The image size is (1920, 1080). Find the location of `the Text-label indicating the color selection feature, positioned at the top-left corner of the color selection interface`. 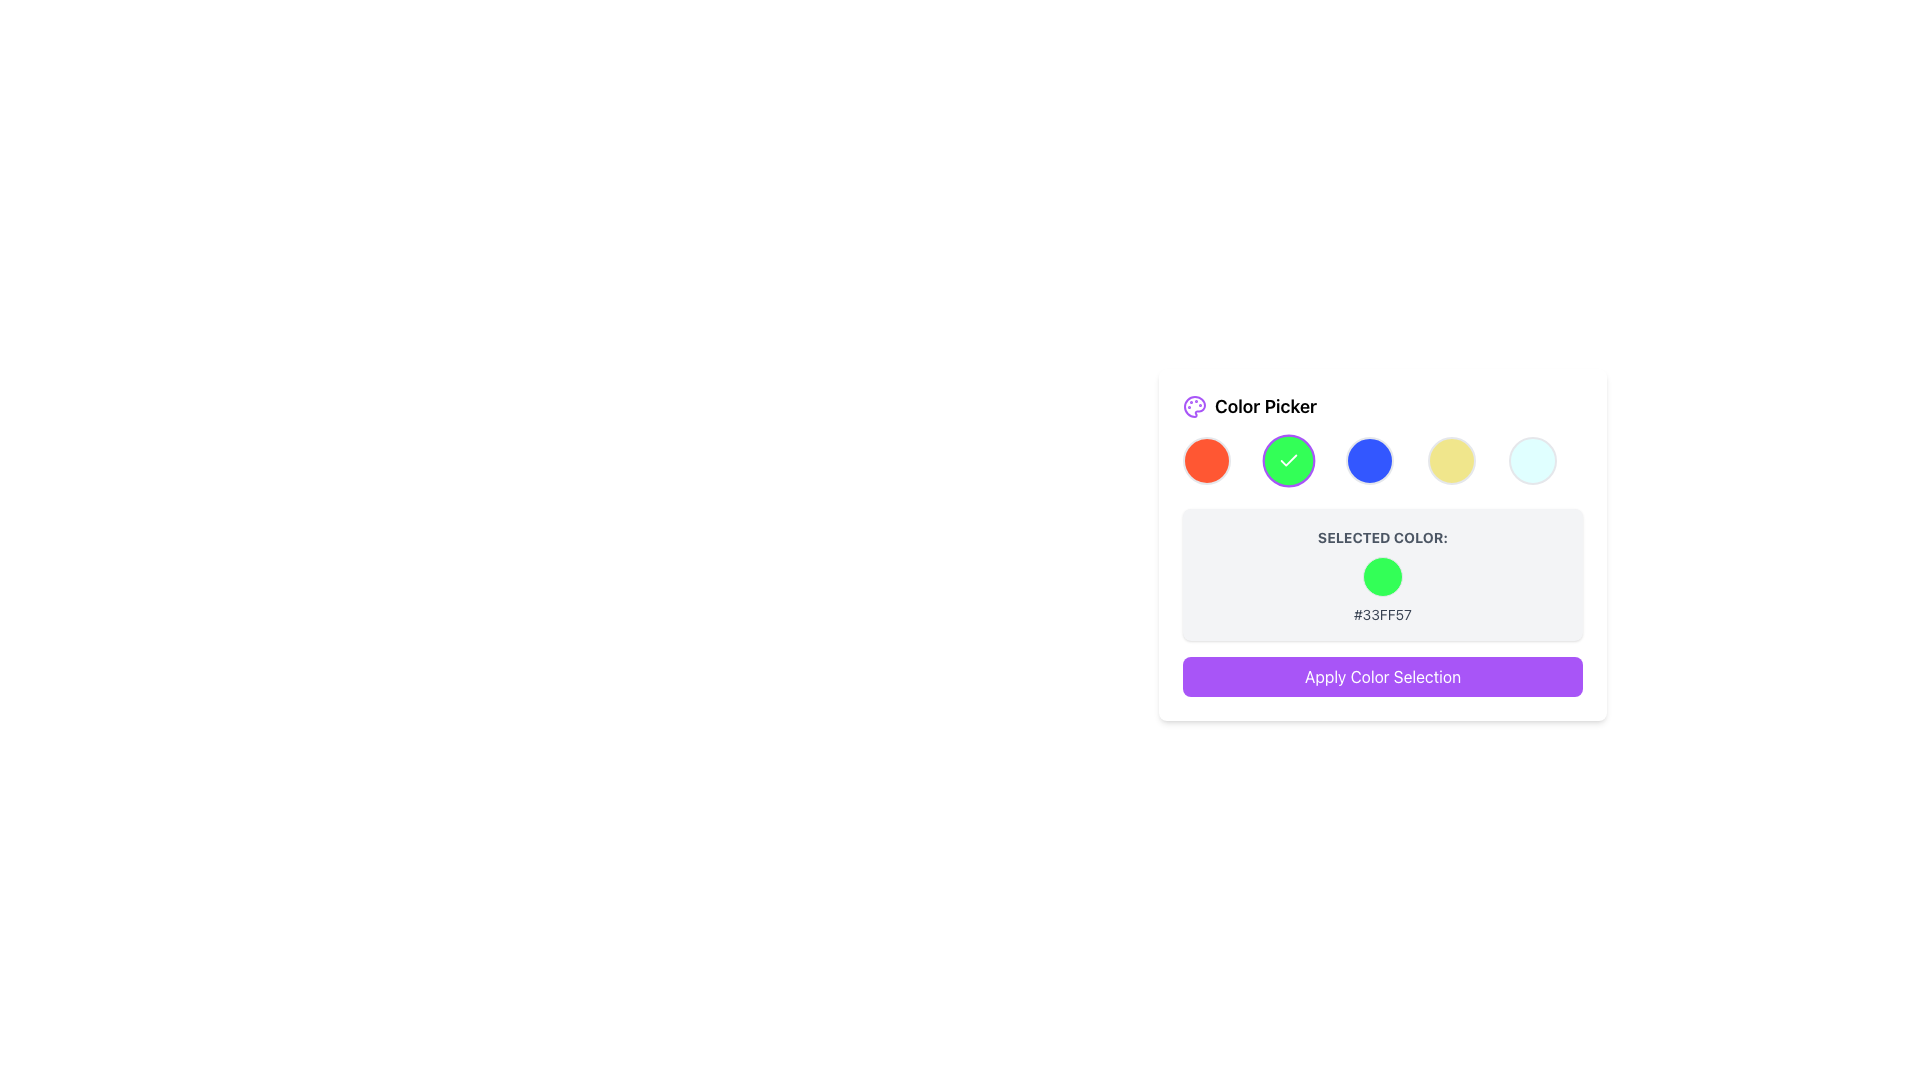

the Text-label indicating the color selection feature, positioned at the top-left corner of the color selection interface is located at coordinates (1249, 406).